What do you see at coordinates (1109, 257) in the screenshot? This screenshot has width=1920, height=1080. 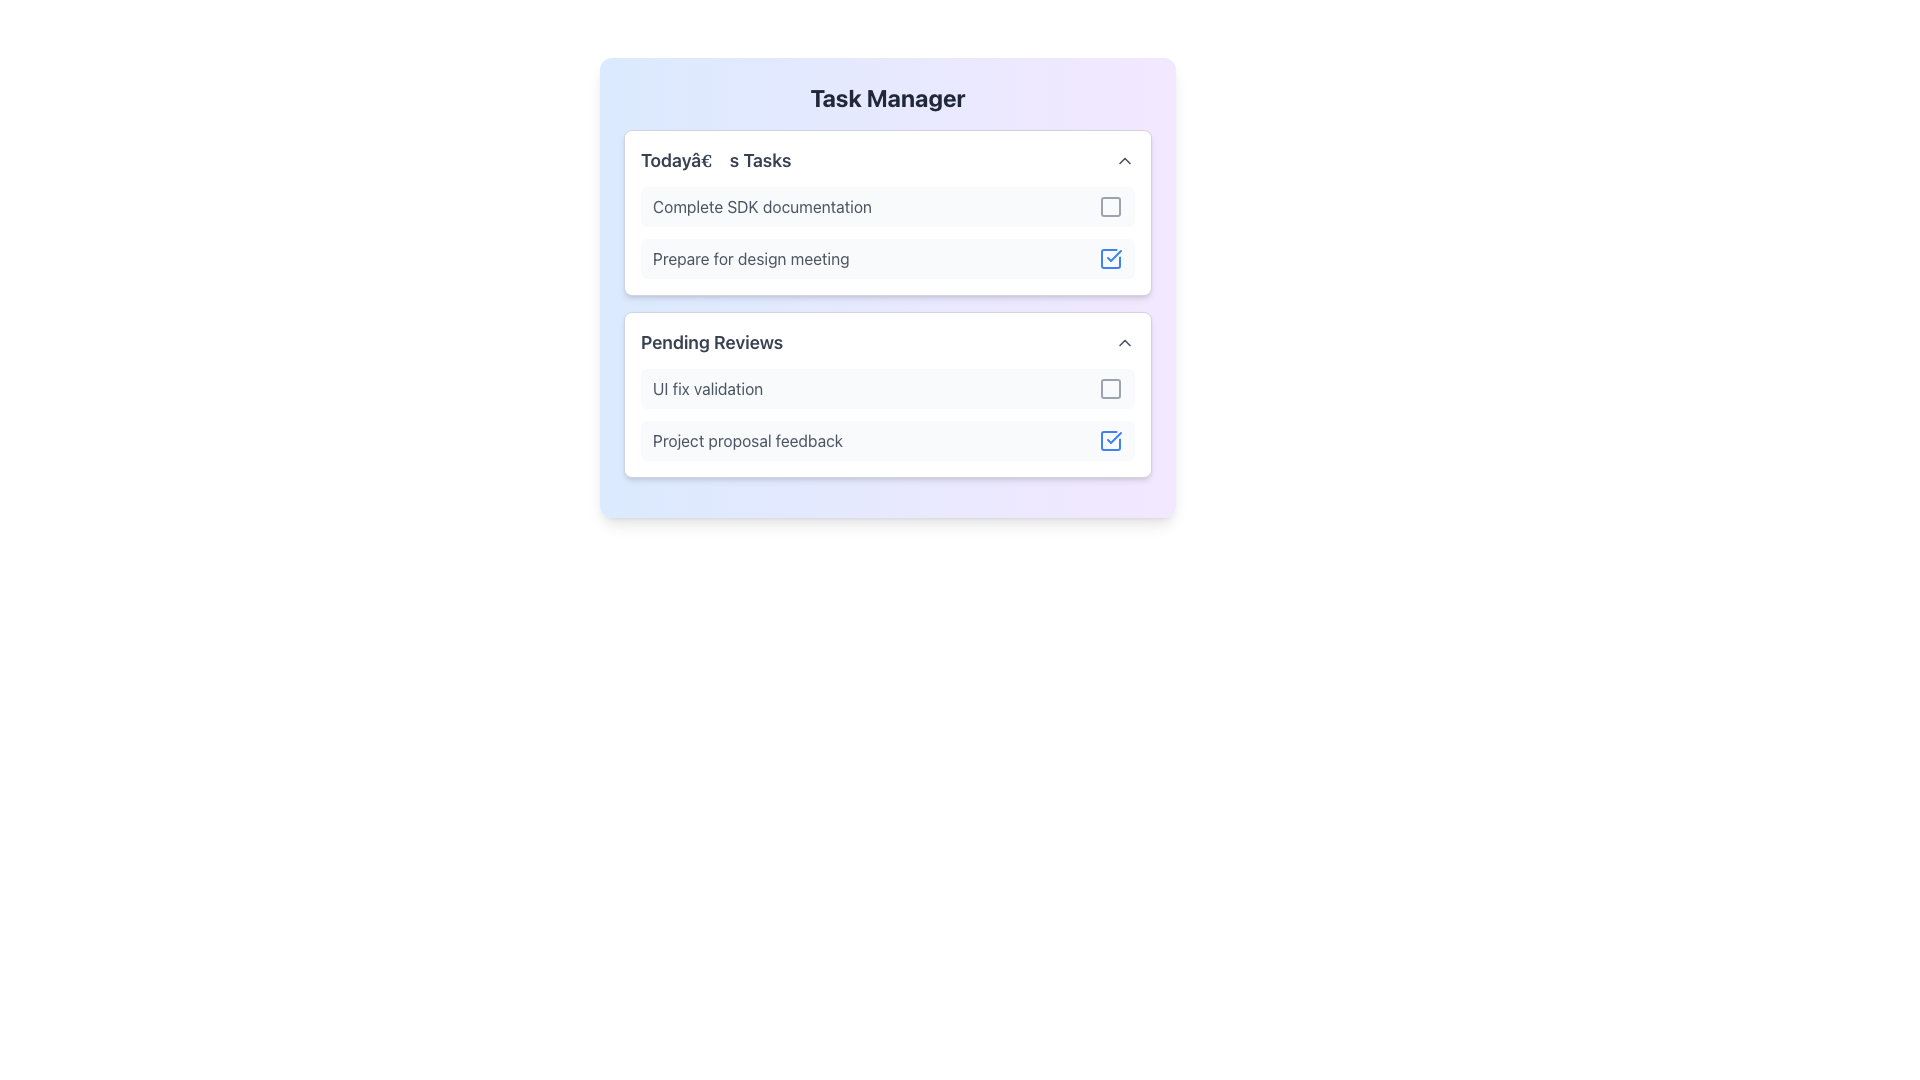 I see `the task completion icon in the 'Prepare for design meeting' row of the 'Today's Tasks' section, located at the far right end of the row` at bounding box center [1109, 257].